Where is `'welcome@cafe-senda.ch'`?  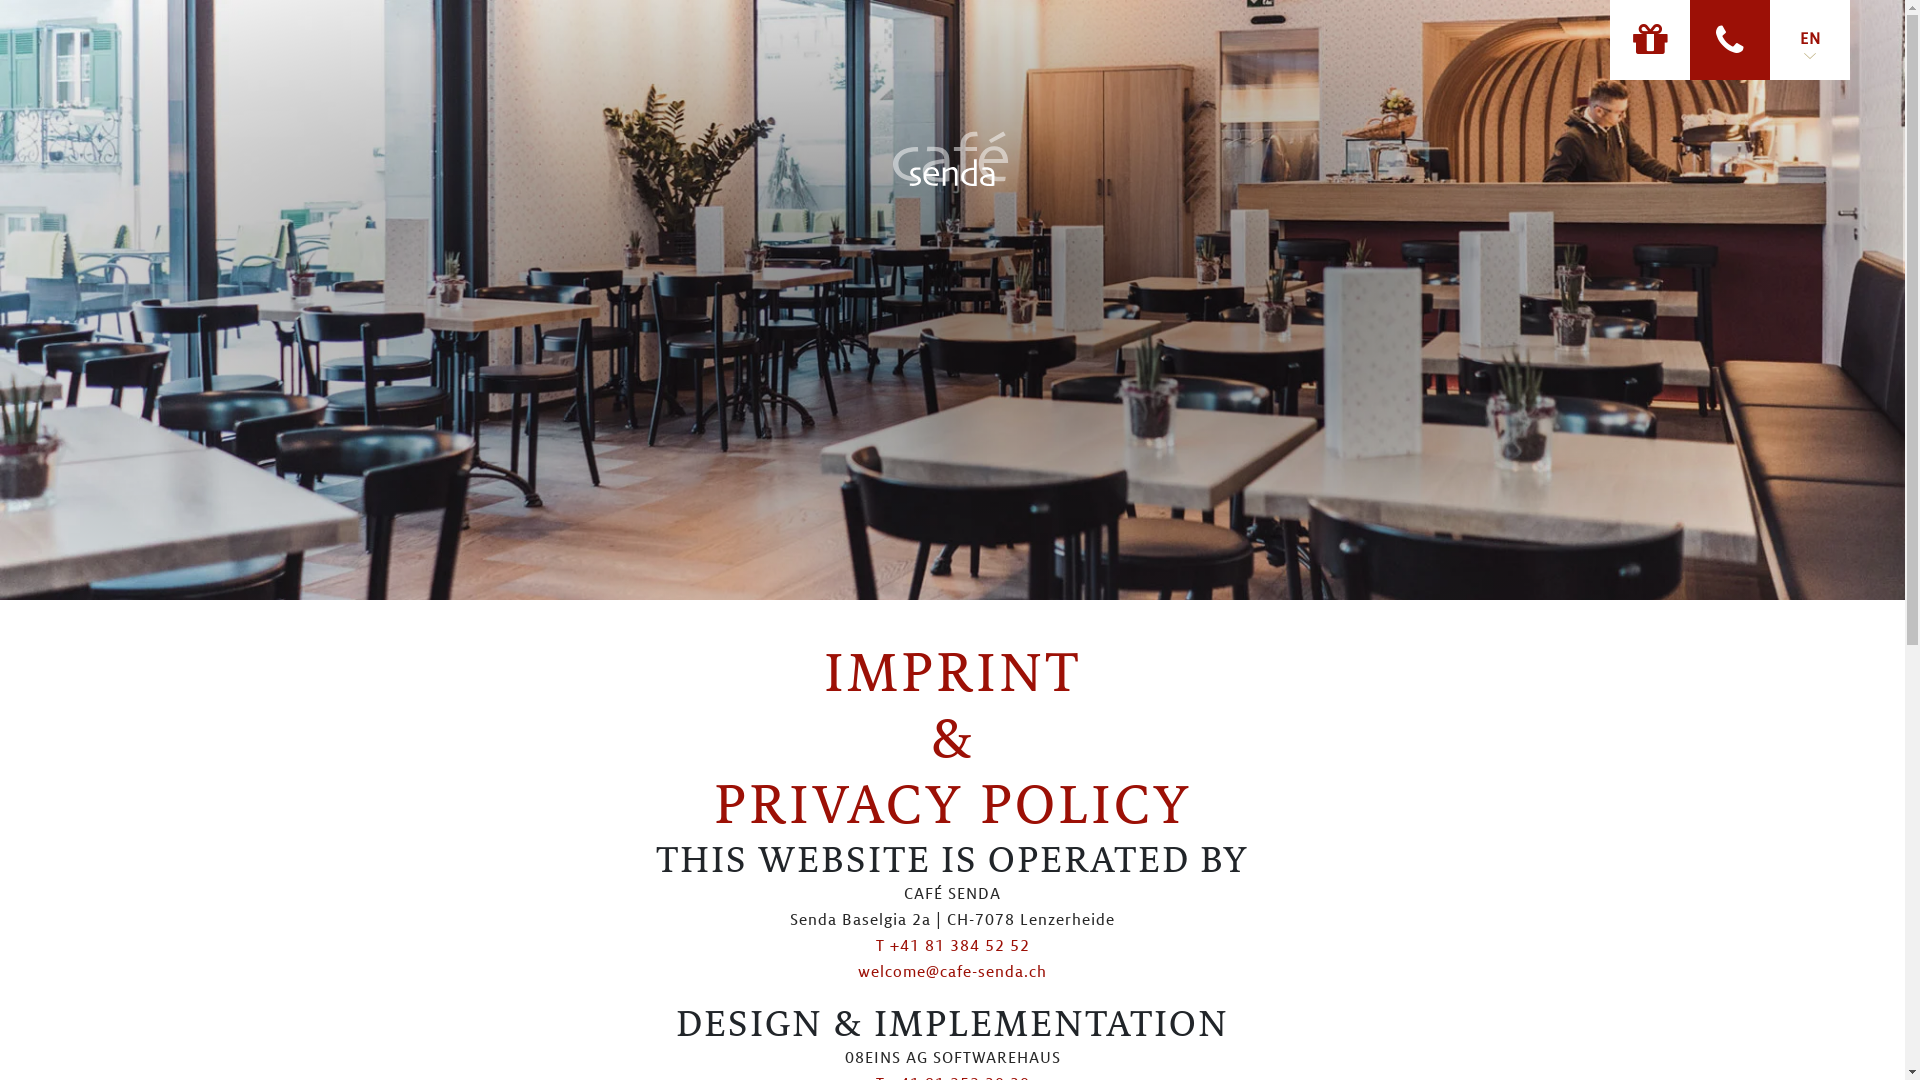
'welcome@cafe-senda.ch' is located at coordinates (951, 971).